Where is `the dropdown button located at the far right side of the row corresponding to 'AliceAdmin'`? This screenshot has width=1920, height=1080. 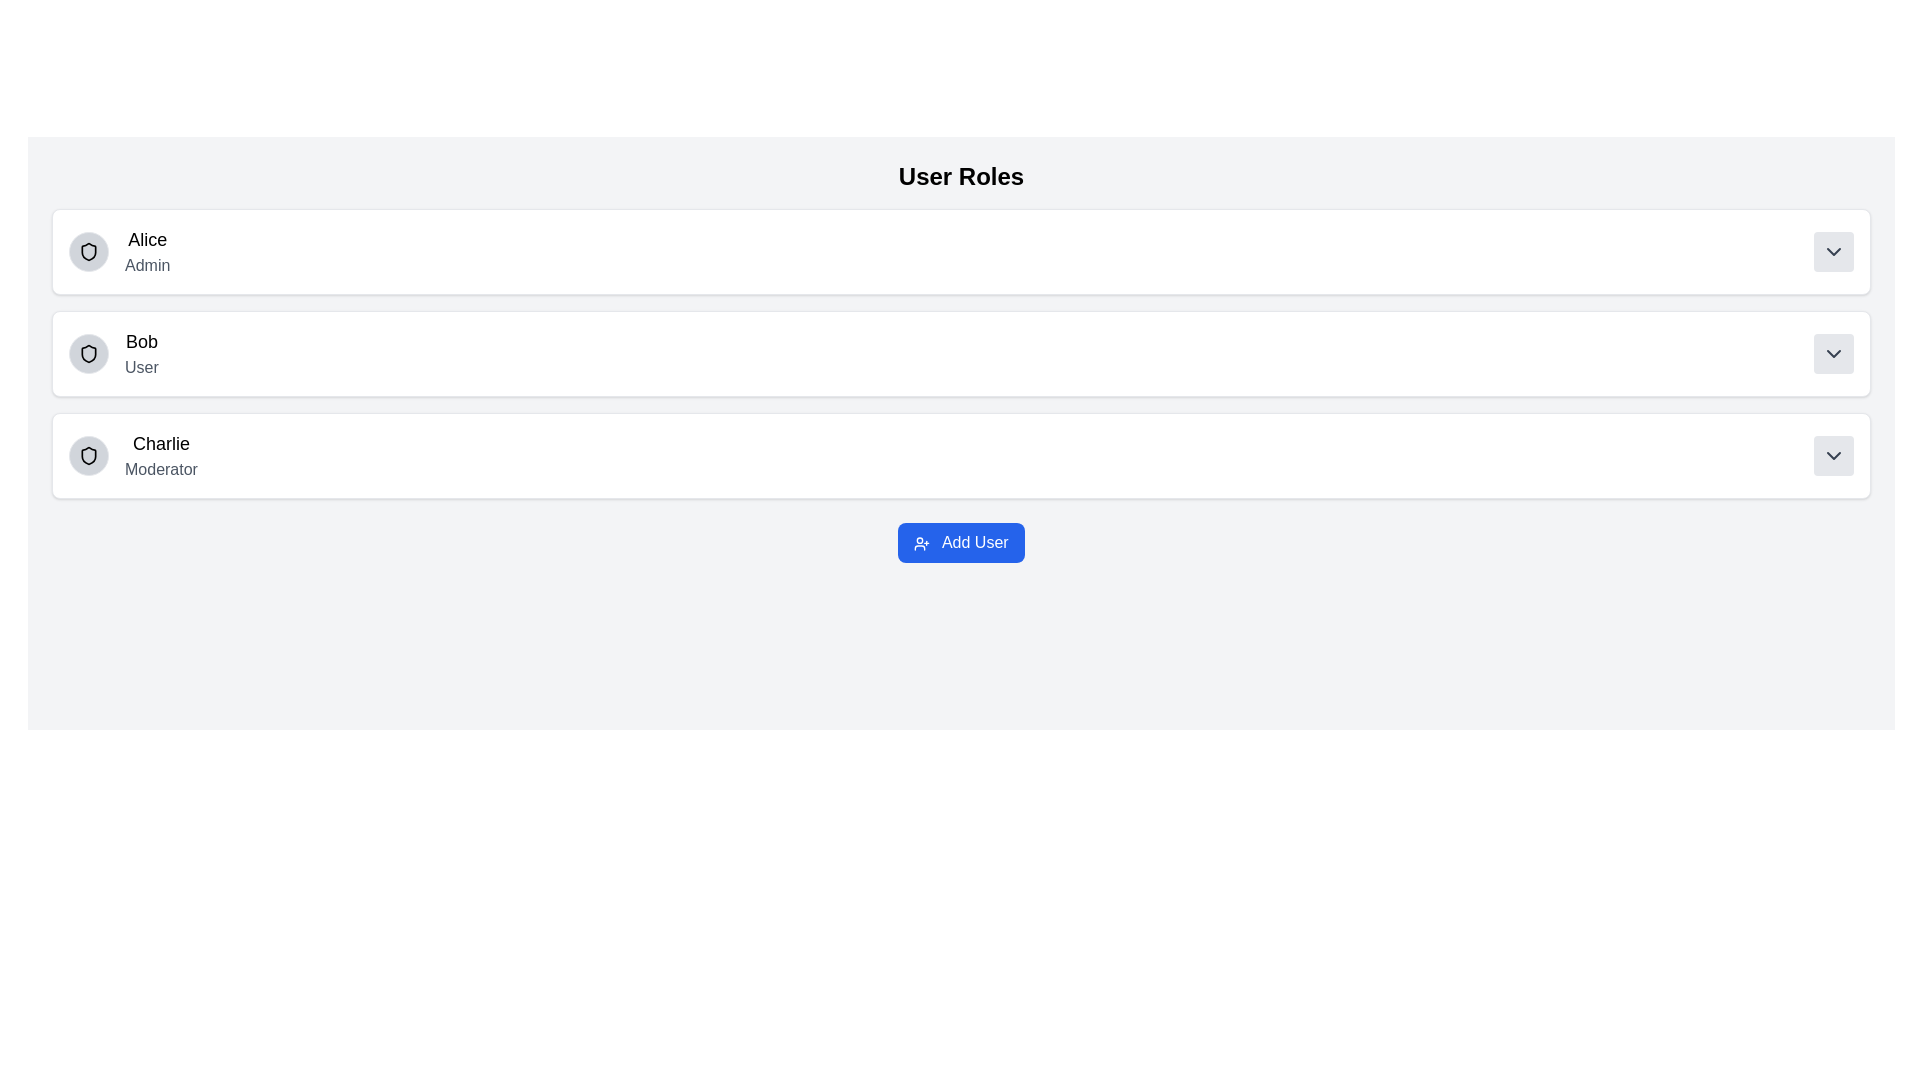
the dropdown button located at the far right side of the row corresponding to 'AliceAdmin' is located at coordinates (1833, 250).